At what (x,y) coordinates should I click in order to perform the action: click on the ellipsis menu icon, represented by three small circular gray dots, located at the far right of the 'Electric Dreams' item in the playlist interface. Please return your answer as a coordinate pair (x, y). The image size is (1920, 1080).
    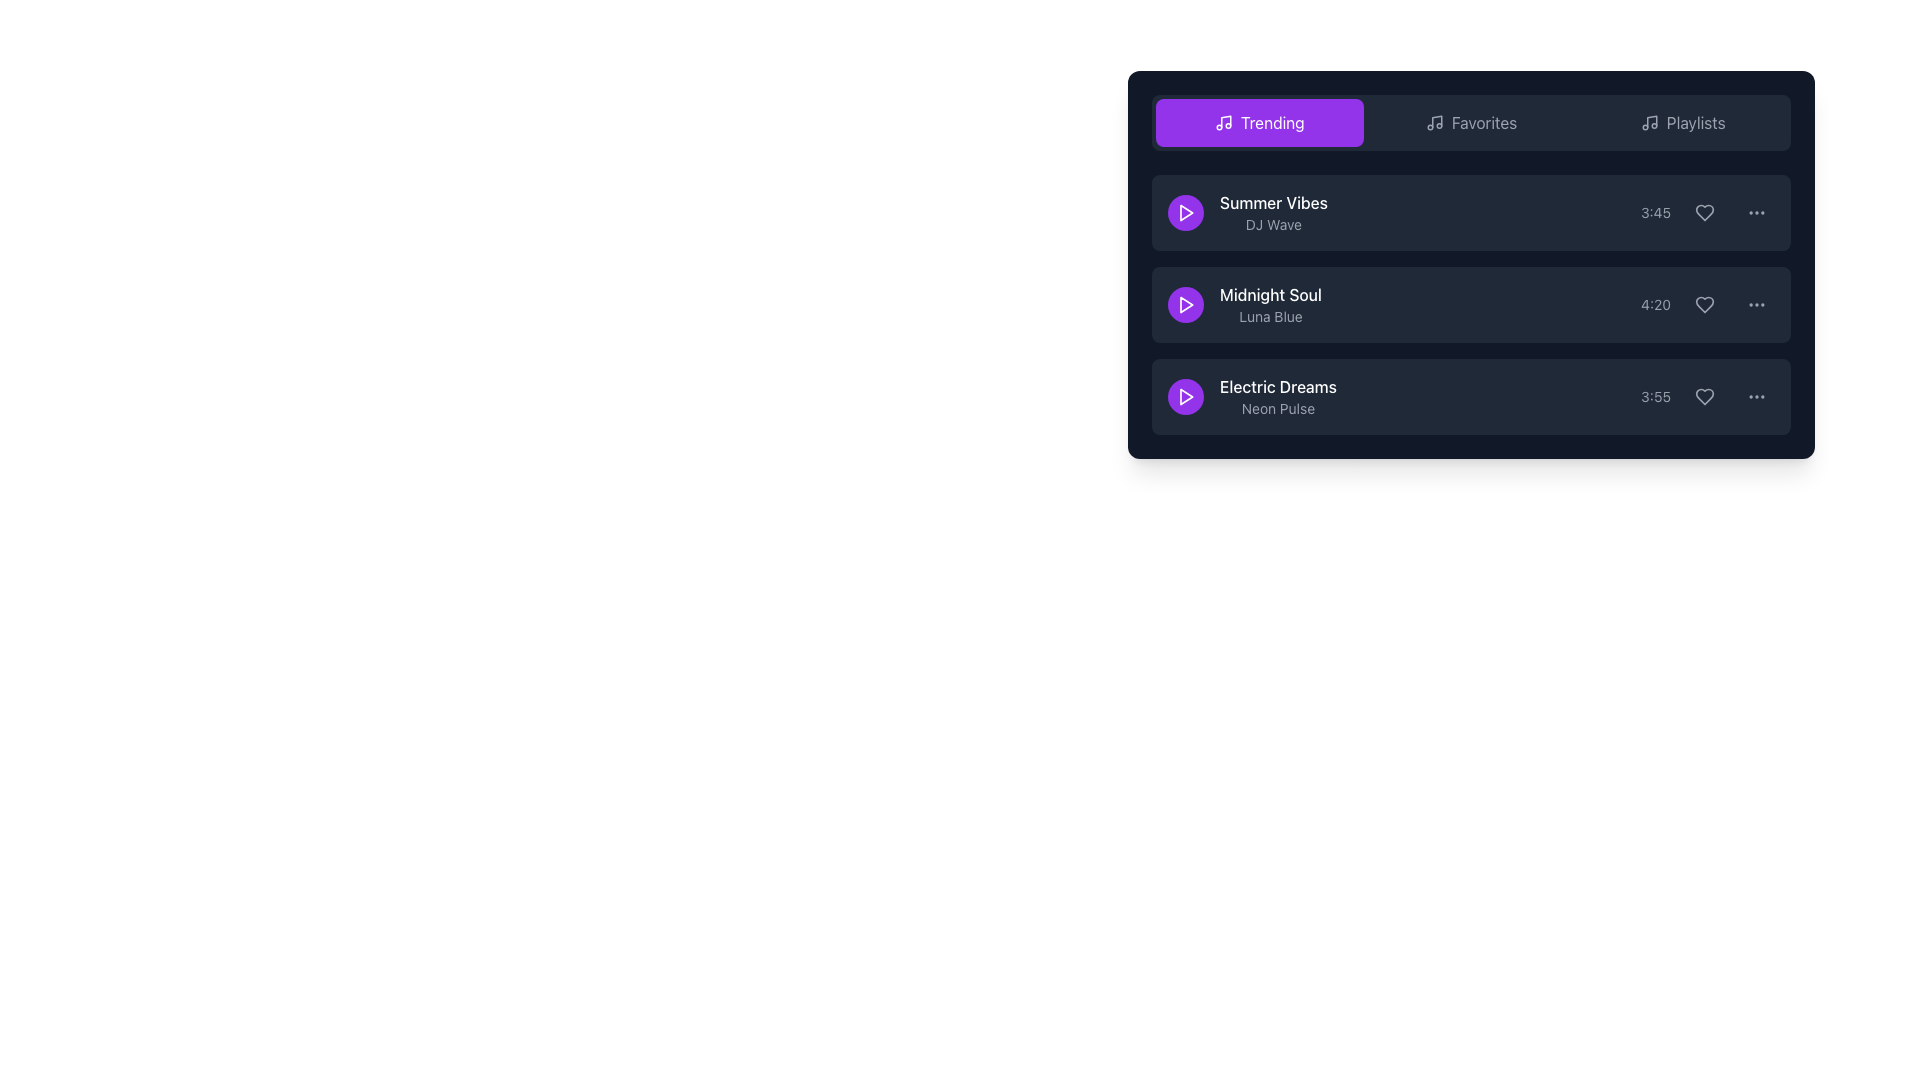
    Looking at the image, I should click on (1755, 397).